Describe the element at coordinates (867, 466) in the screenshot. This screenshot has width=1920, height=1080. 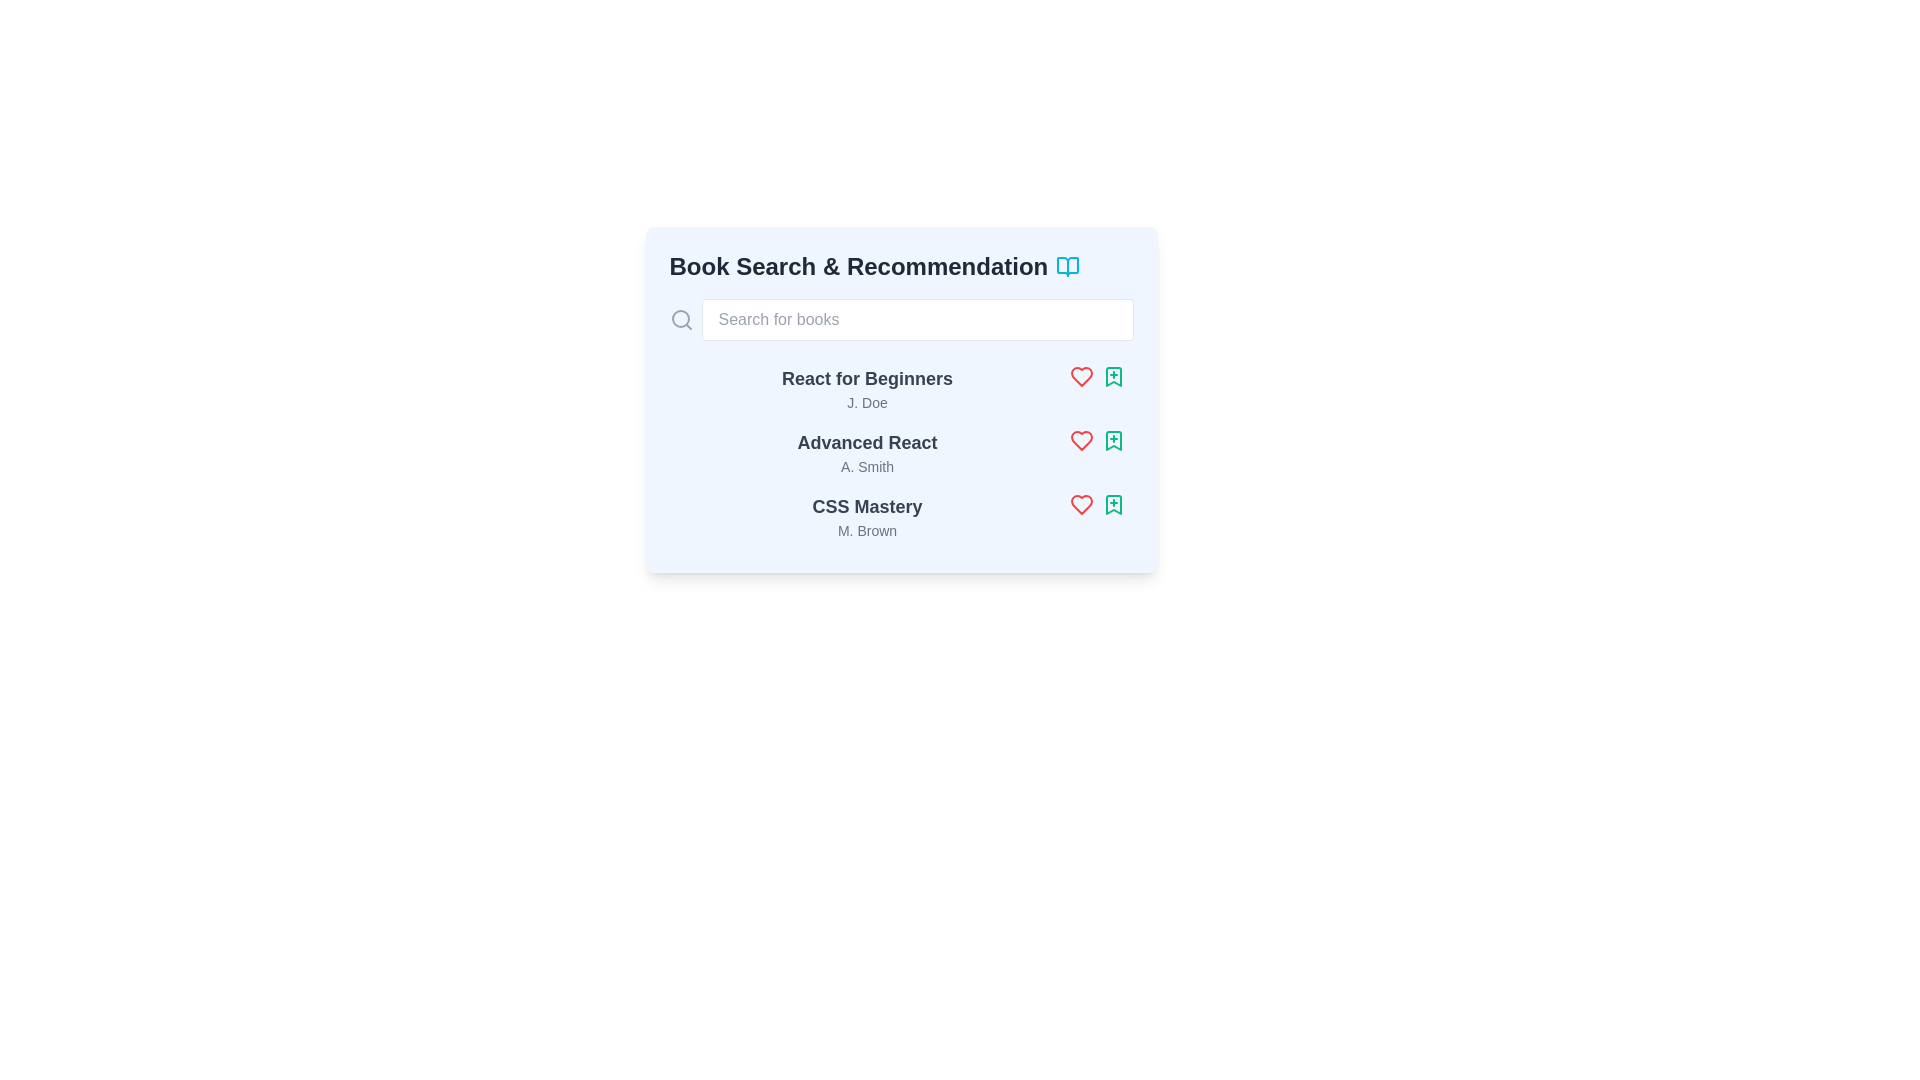
I see `the static text label displaying the author's name for the book 'Advanced React', located below the main title in the 'Book Search & Recommendation' panel` at that location.